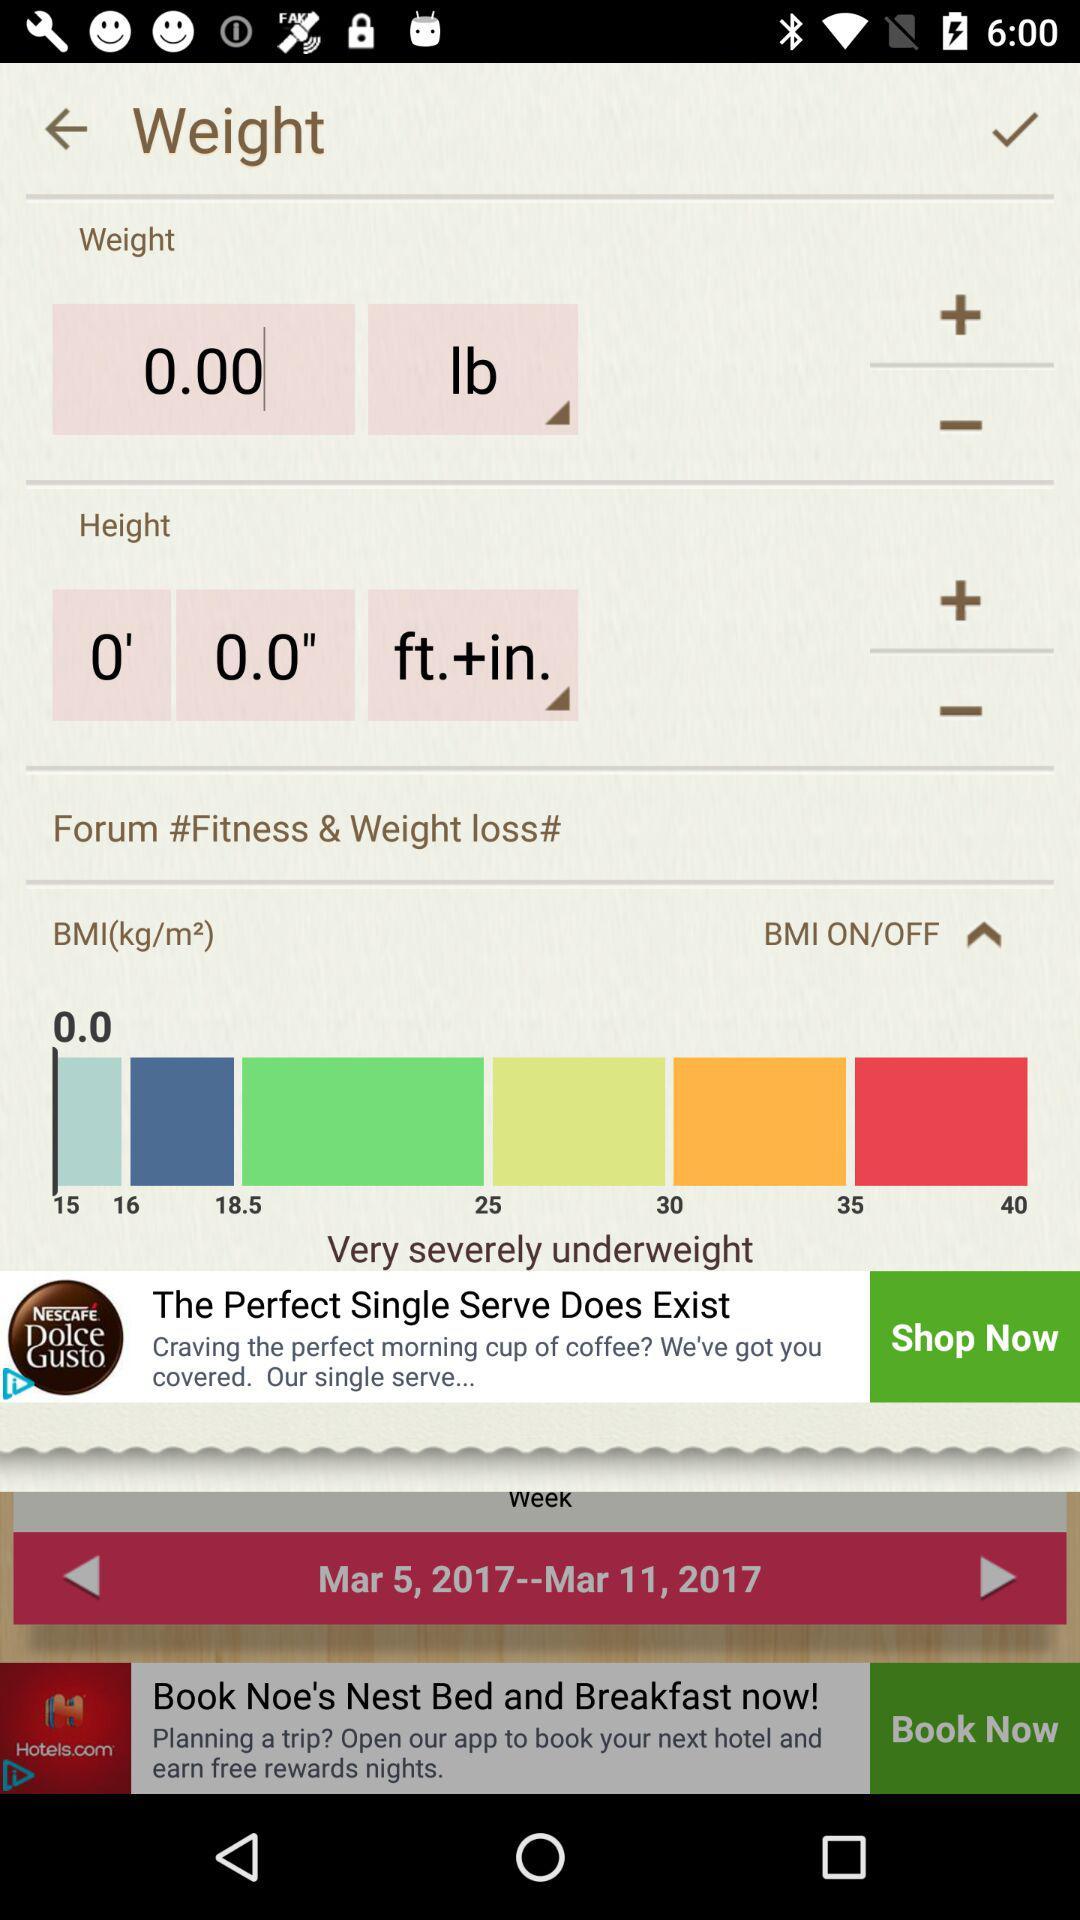 The image size is (1080, 1920). I want to click on the minus icon, so click(960, 710).